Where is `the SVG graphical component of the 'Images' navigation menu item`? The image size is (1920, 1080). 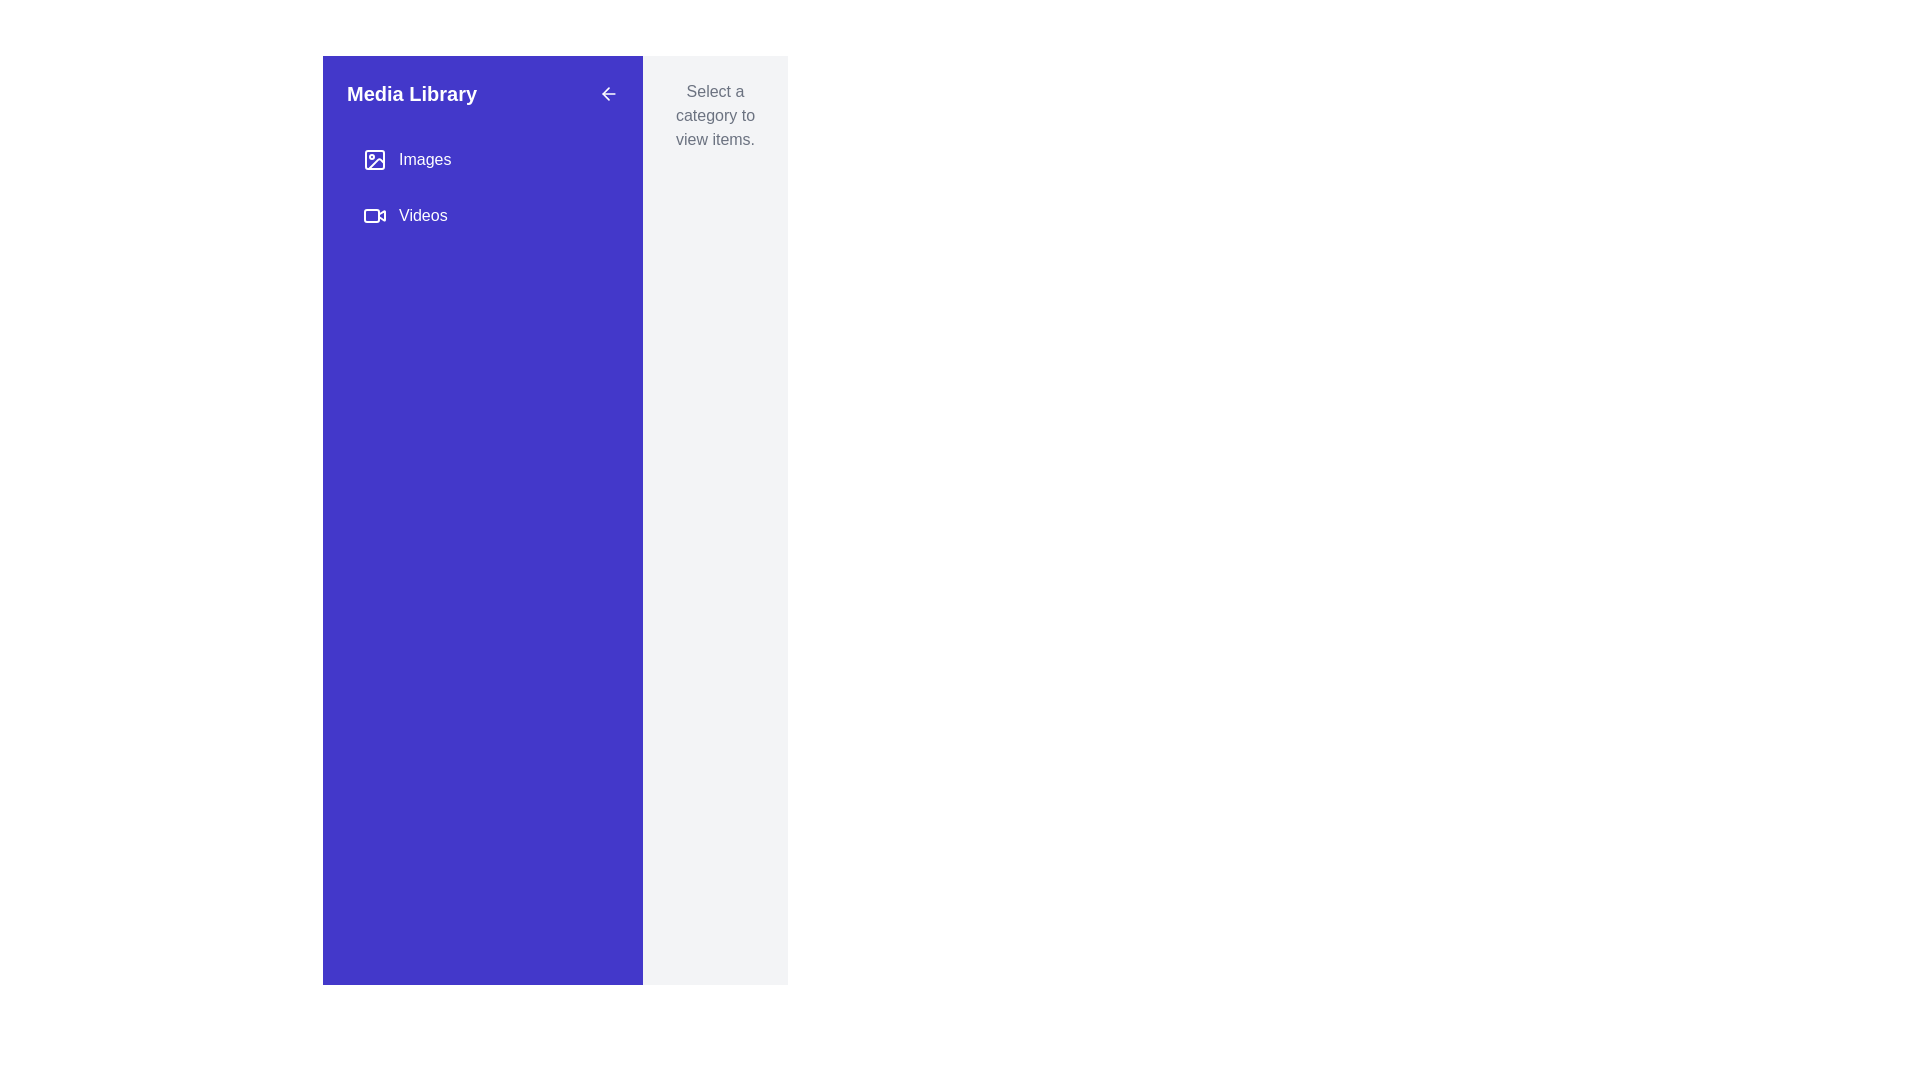
the SVG graphical component of the 'Images' navigation menu item is located at coordinates (374, 158).